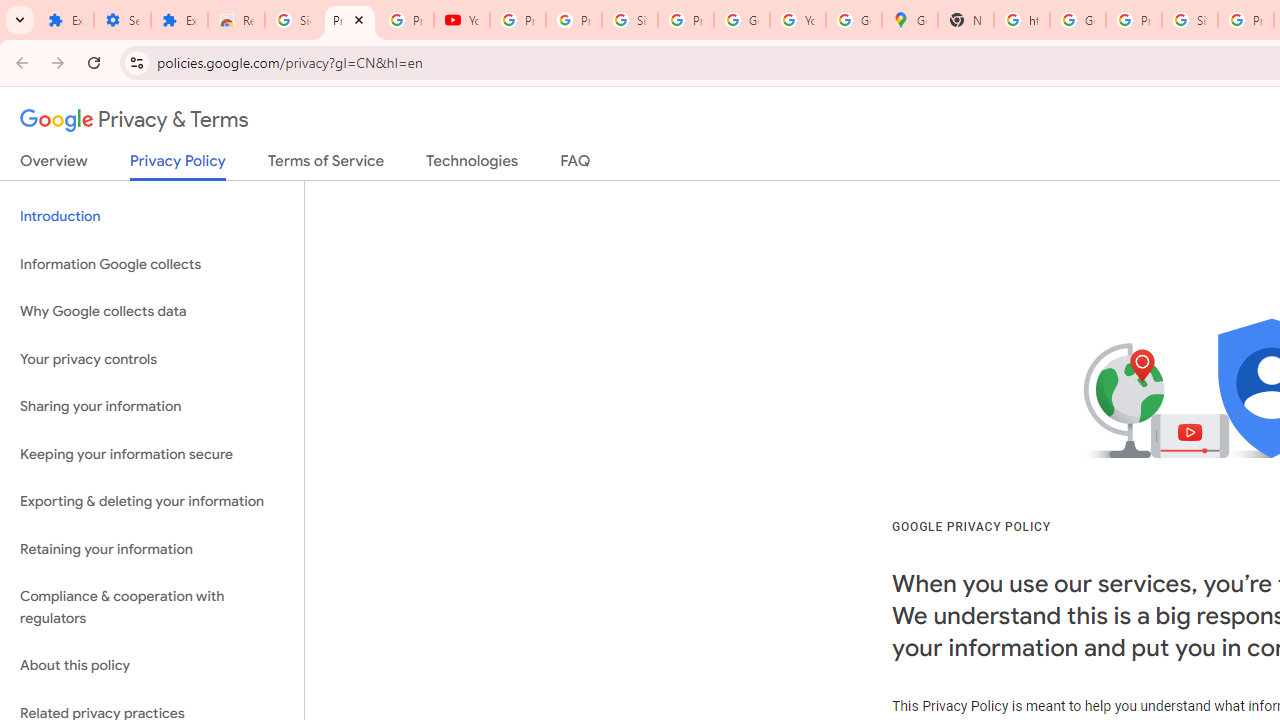 The width and height of the screenshot is (1280, 720). I want to click on 'Reviews: Helix Fruit Jump Arcade Game', so click(236, 20).